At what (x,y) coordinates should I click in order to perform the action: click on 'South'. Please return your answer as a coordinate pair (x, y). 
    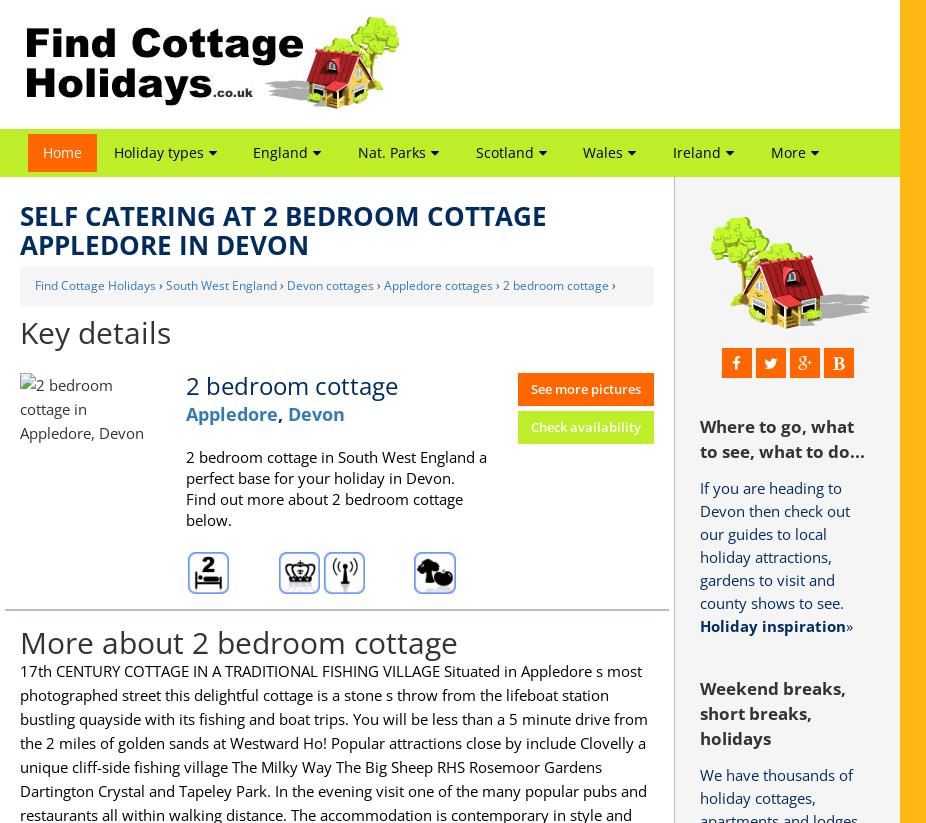
    Looking at the image, I should click on (687, 260).